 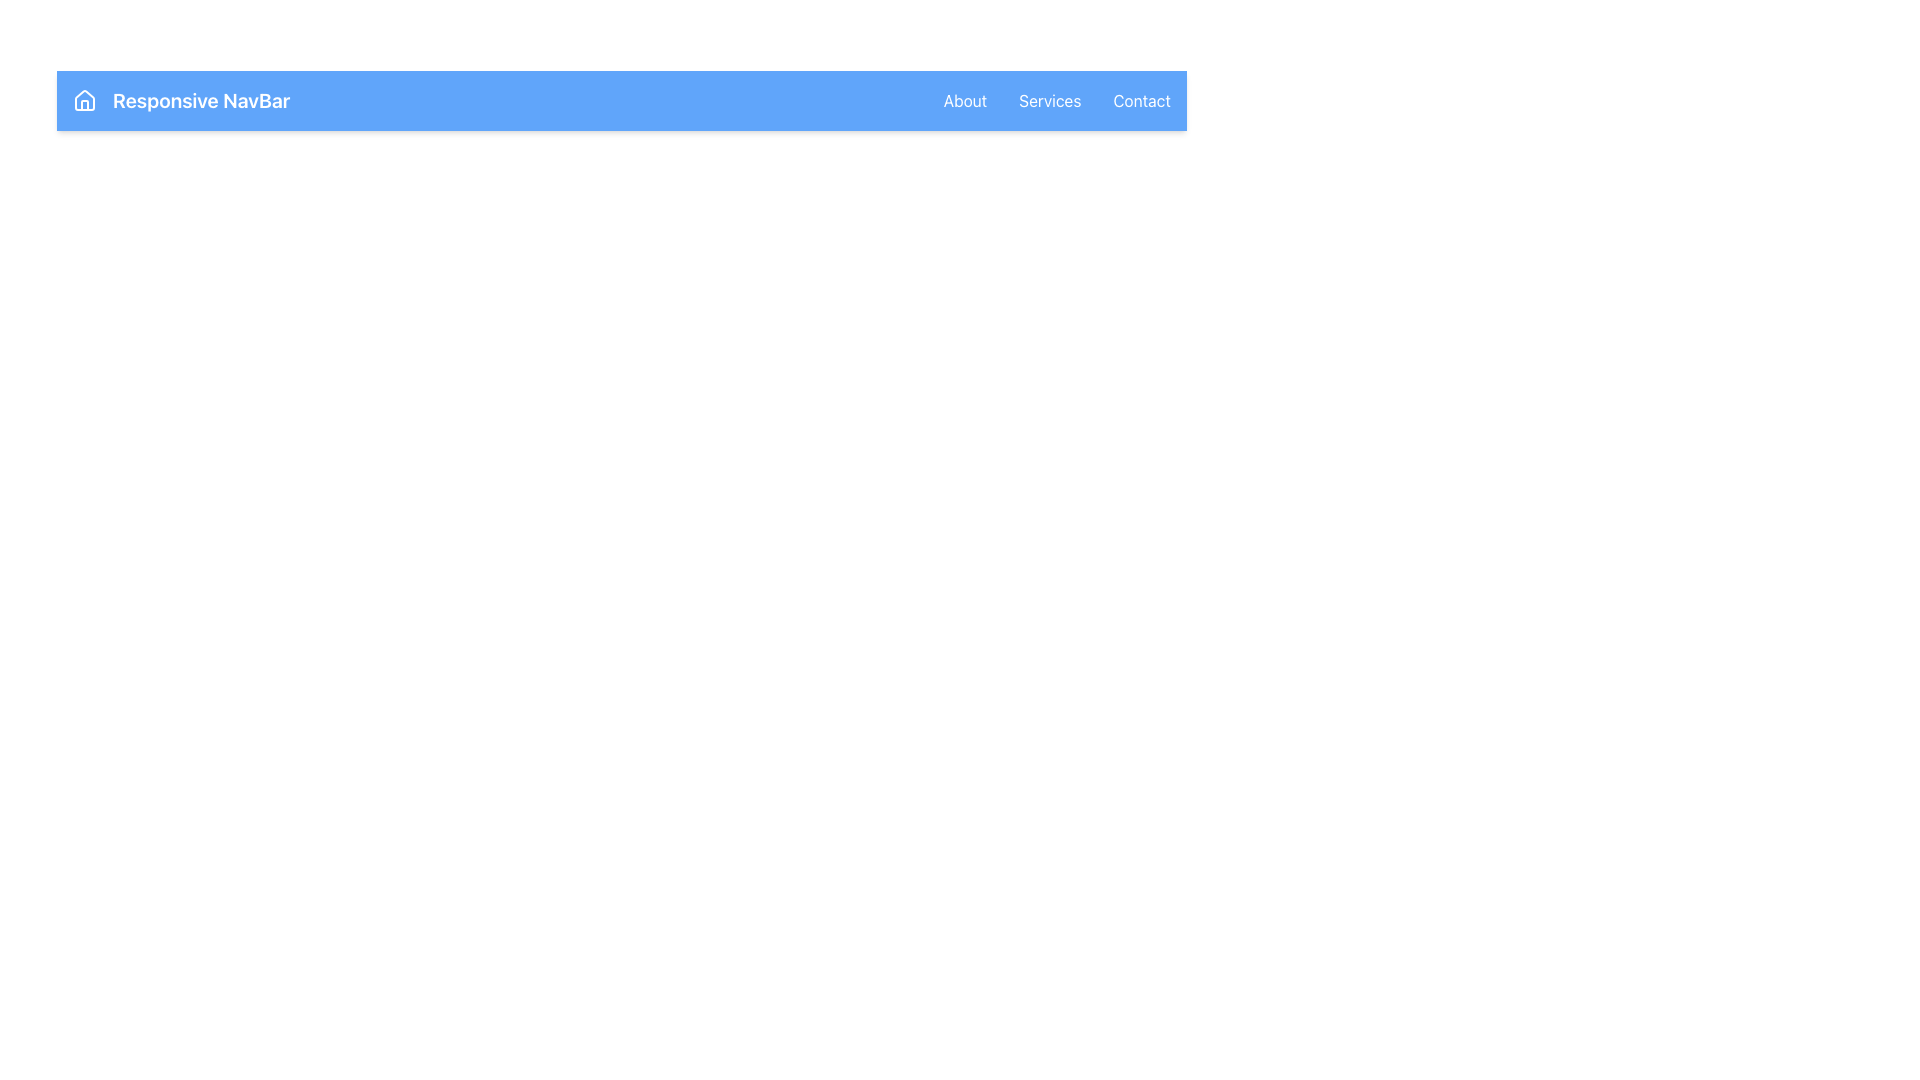 What do you see at coordinates (1142, 100) in the screenshot?
I see `the non-interactive text label 'Contact' in the top-right section of the navigation menu` at bounding box center [1142, 100].